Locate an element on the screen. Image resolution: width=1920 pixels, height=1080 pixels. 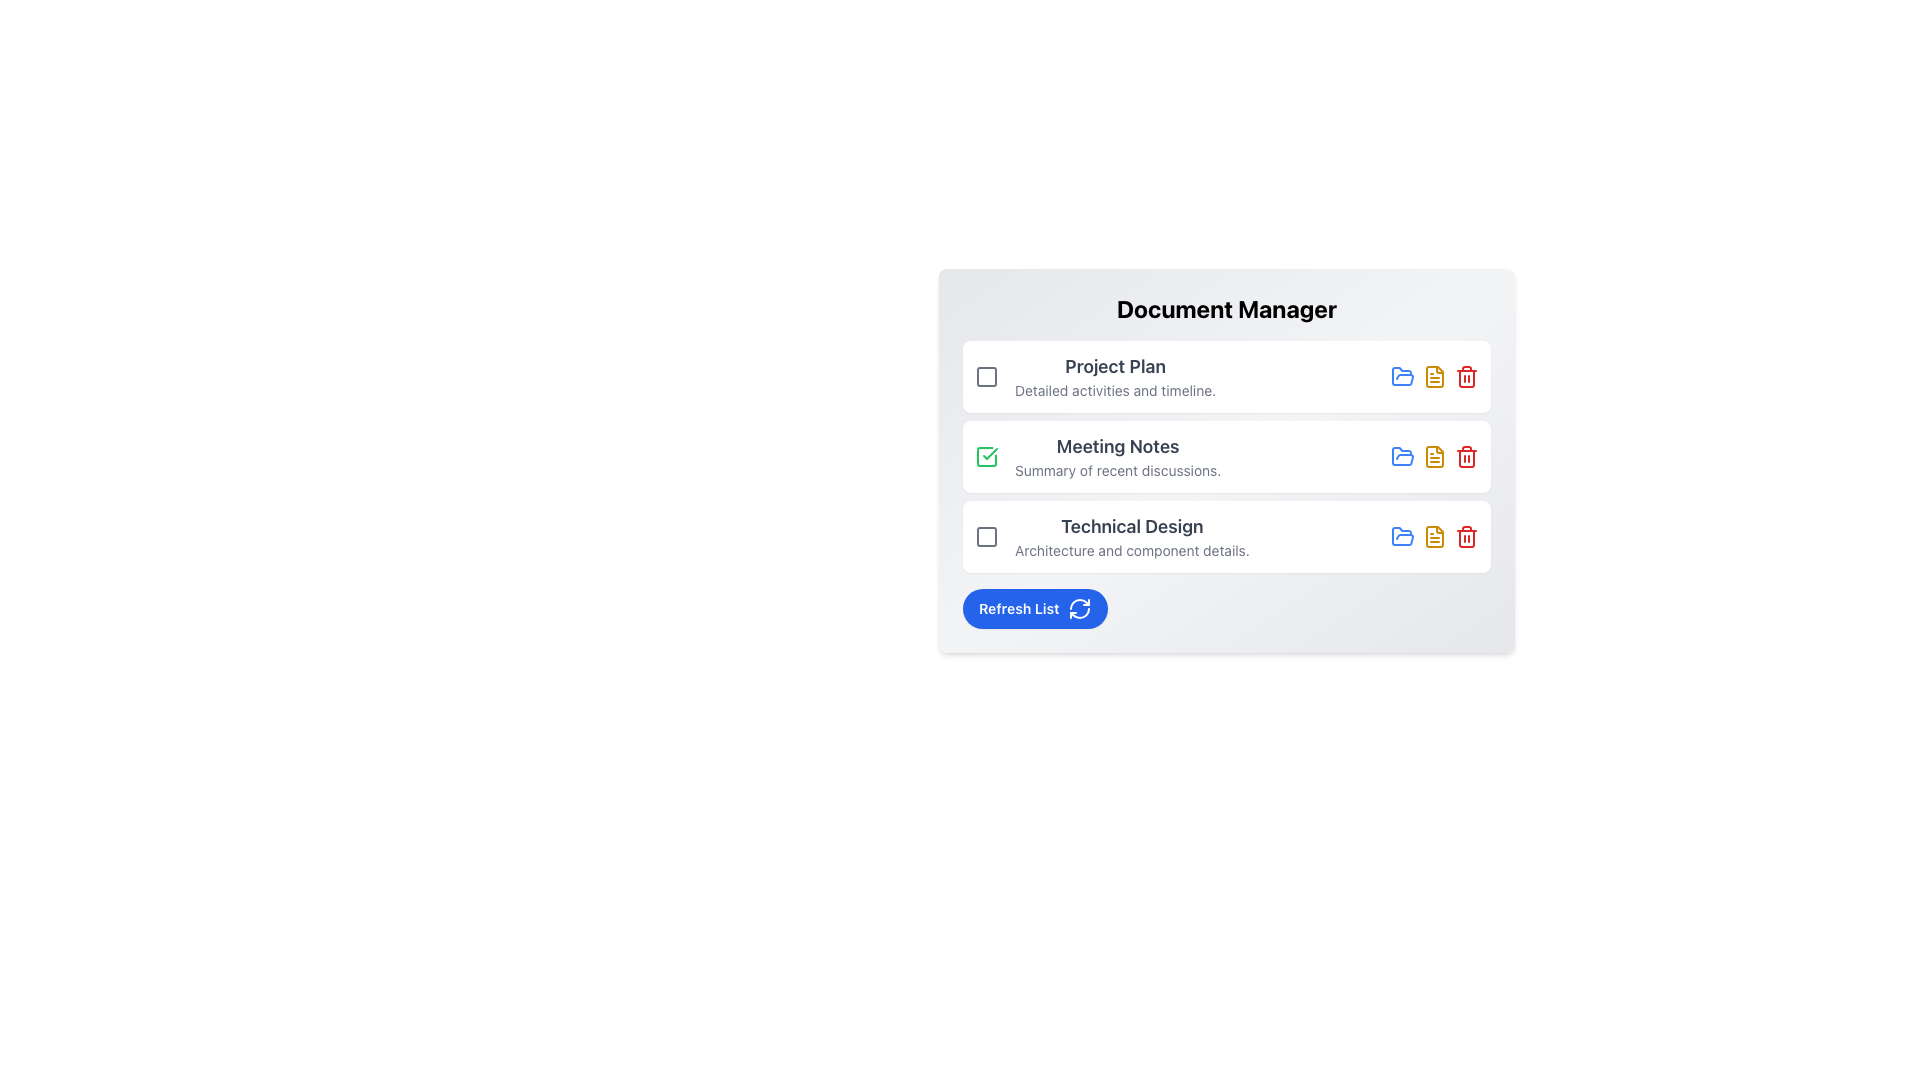
the refresh button located at the bottom of the 'Document Manager' is located at coordinates (1035, 608).